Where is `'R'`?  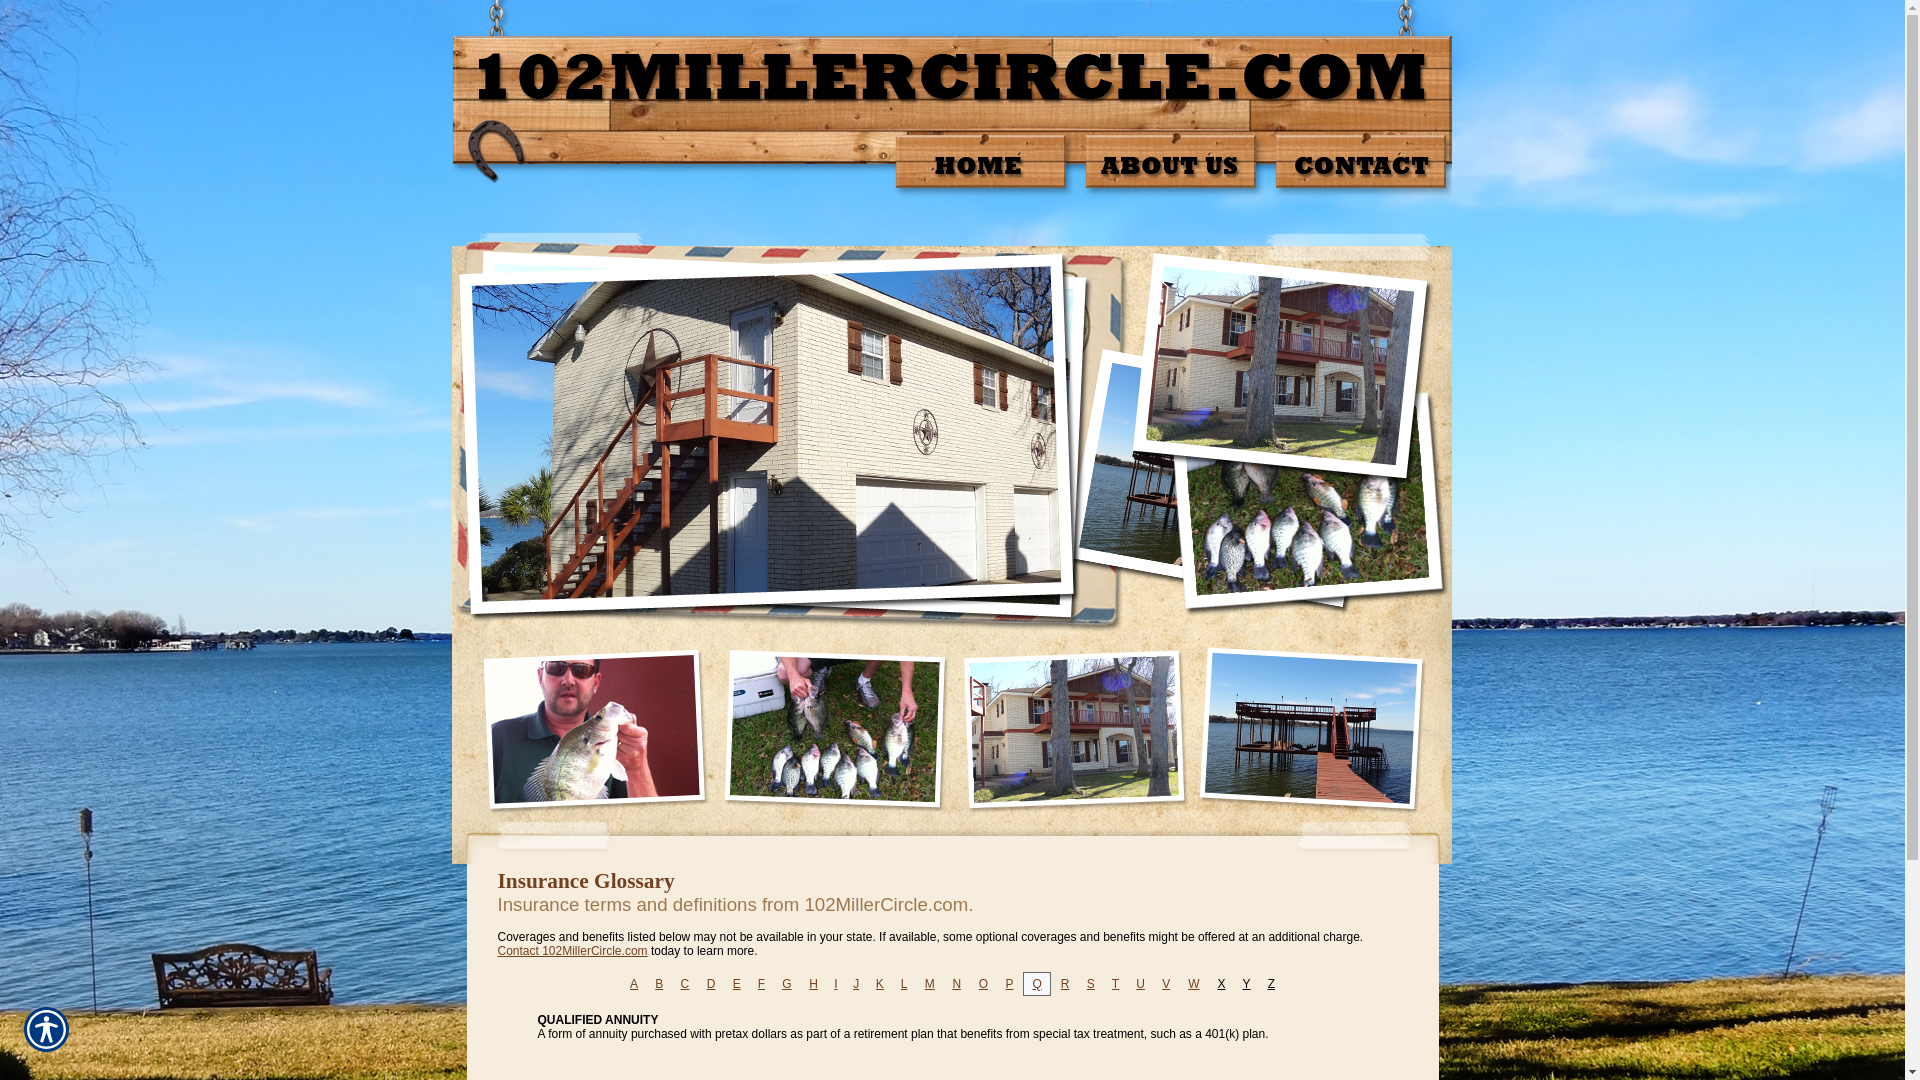
'R' is located at coordinates (1064, 982).